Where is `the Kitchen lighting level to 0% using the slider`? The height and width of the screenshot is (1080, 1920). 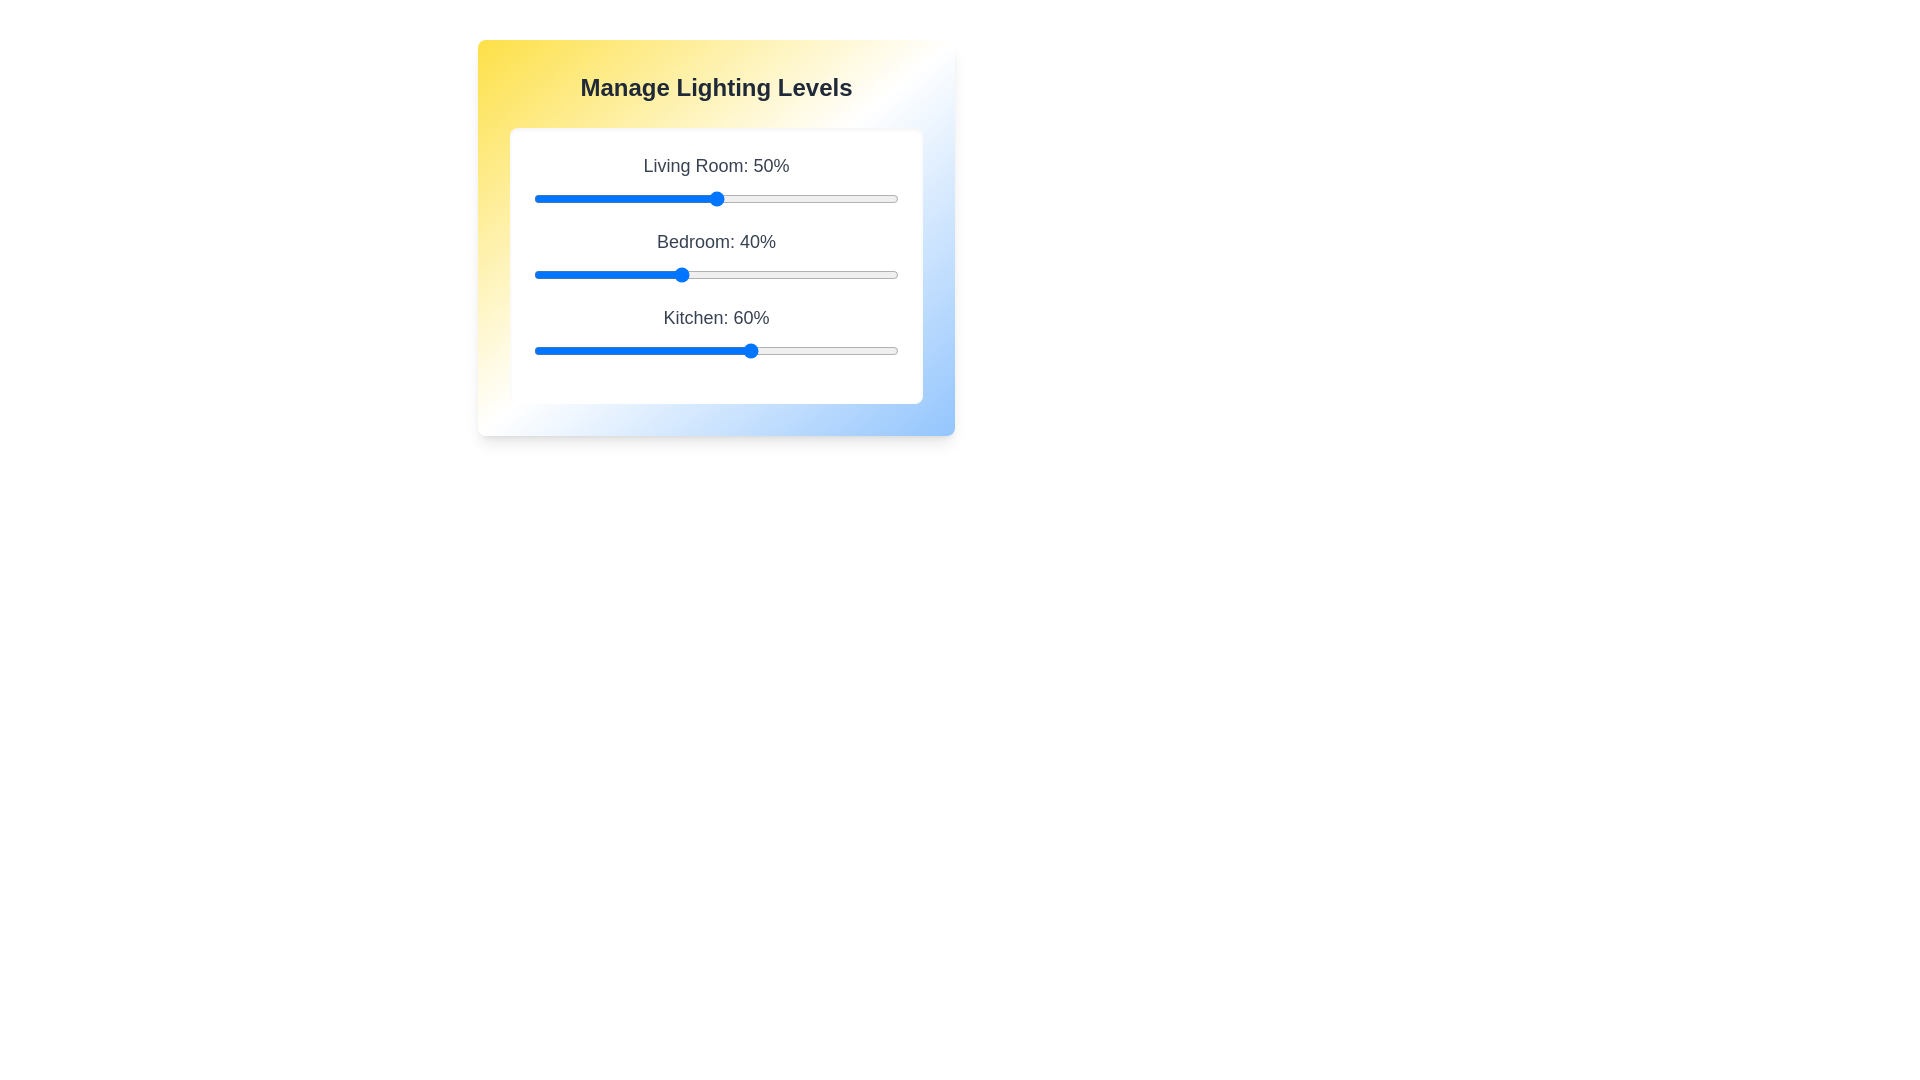
the Kitchen lighting level to 0% using the slider is located at coordinates (533, 350).